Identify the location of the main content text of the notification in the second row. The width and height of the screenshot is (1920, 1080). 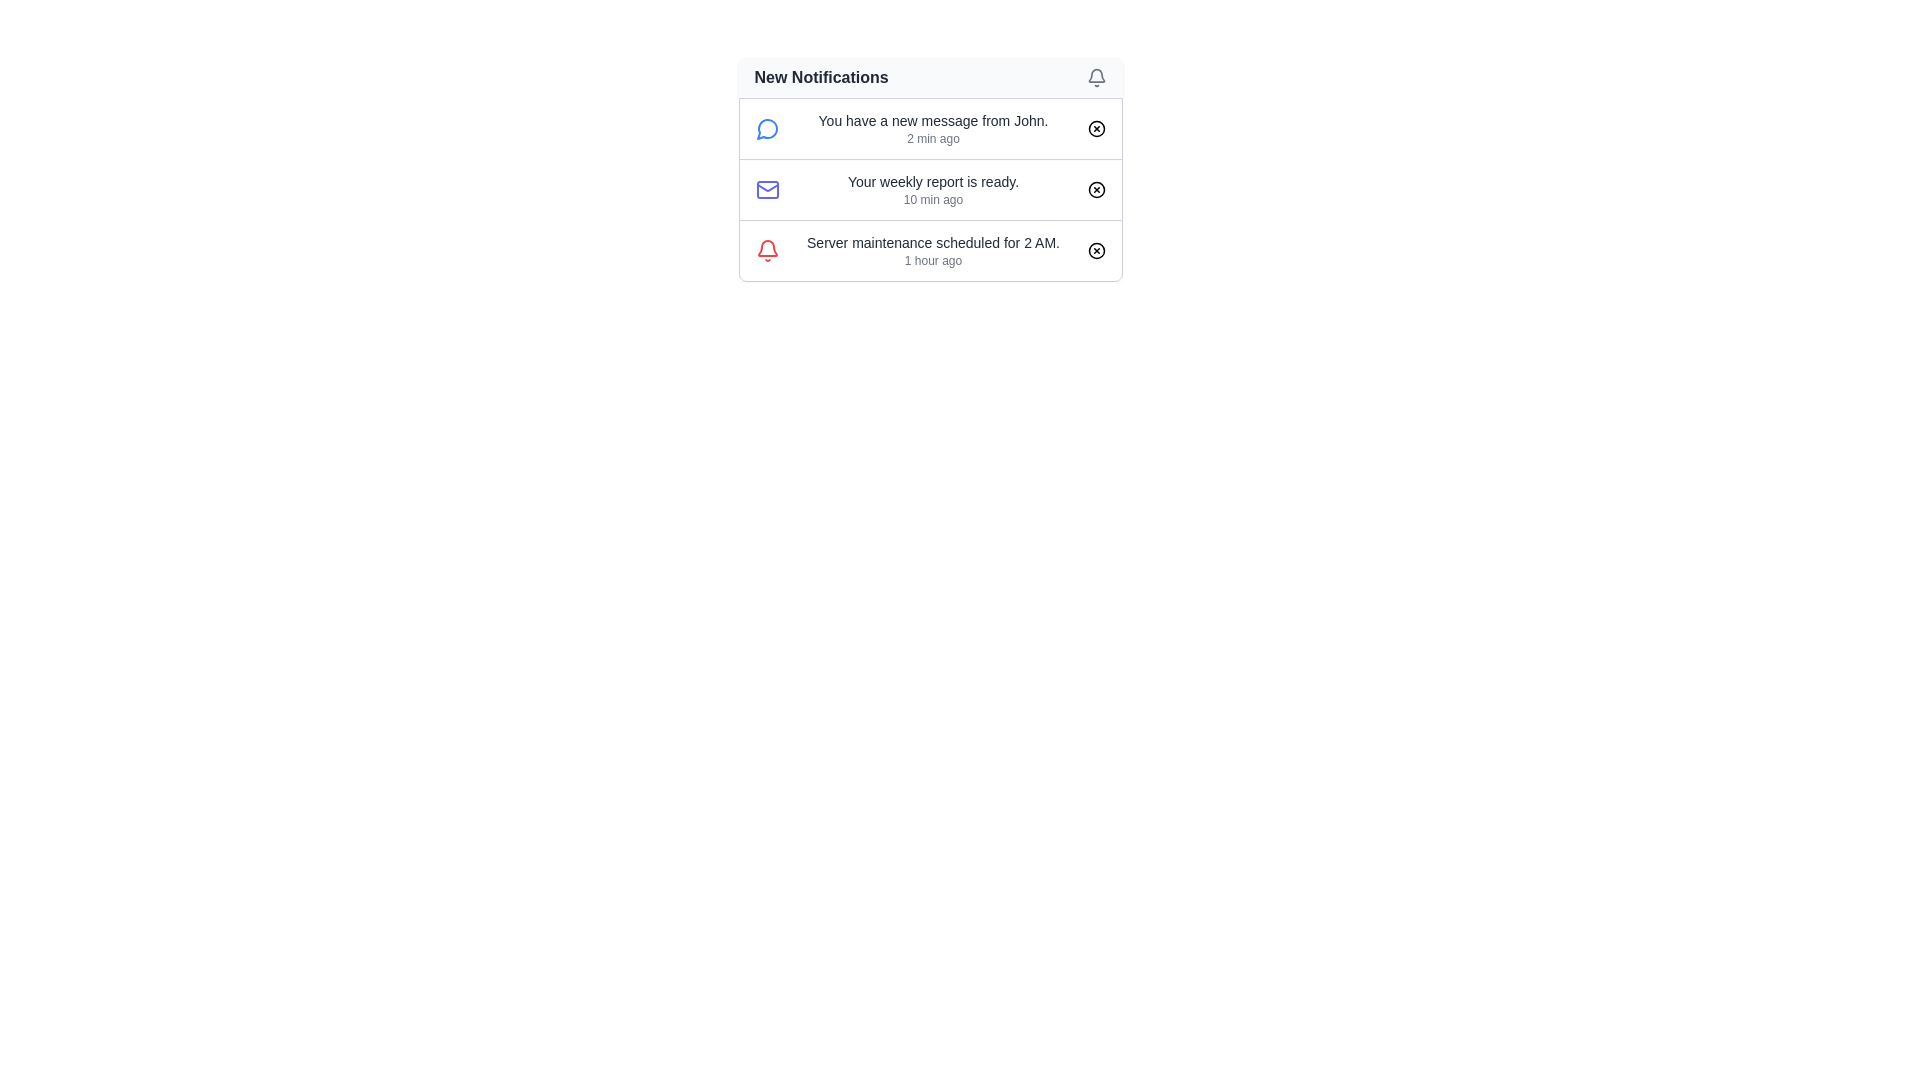
(932, 181).